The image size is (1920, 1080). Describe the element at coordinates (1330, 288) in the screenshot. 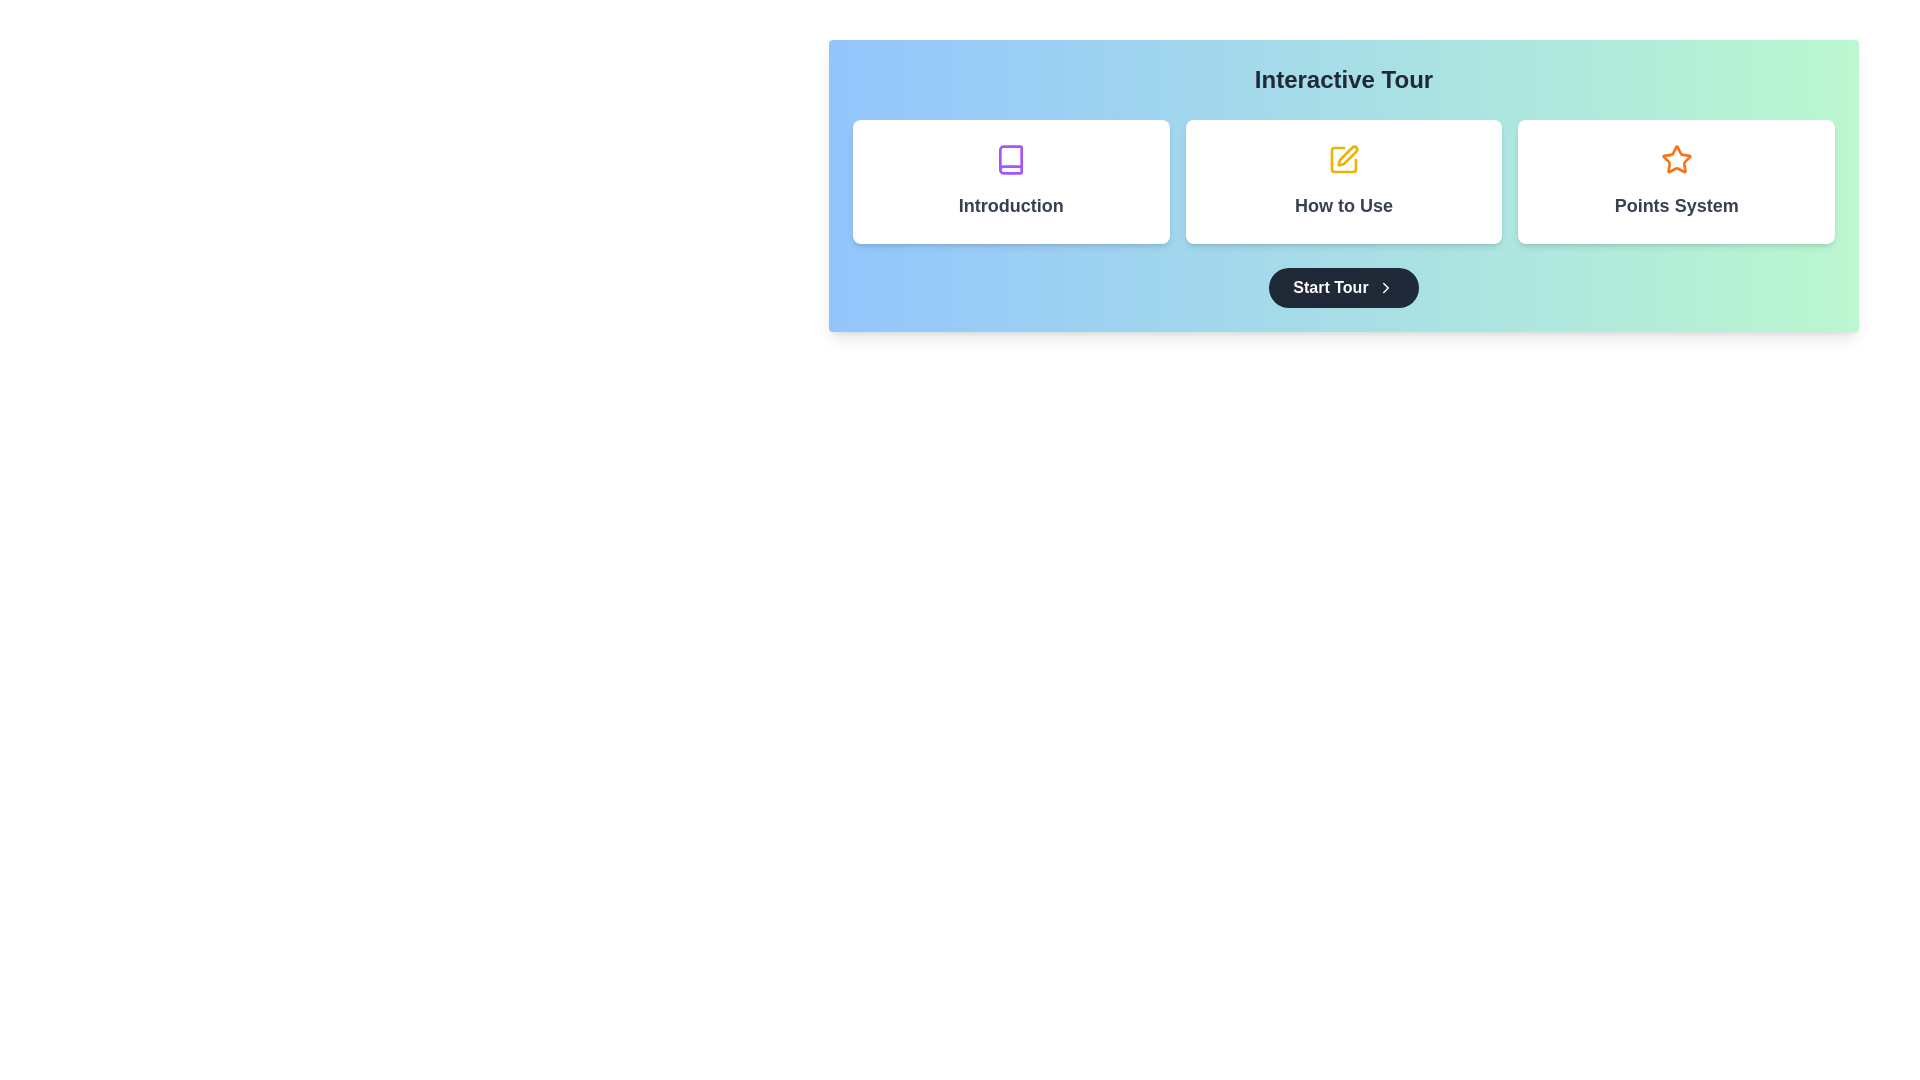

I see `the 'Start Tour' text label, which is displayed in white on a dark background and is centered within the button below the main tiles of the 'Interactive Tour' component, to initiate the tour` at that location.